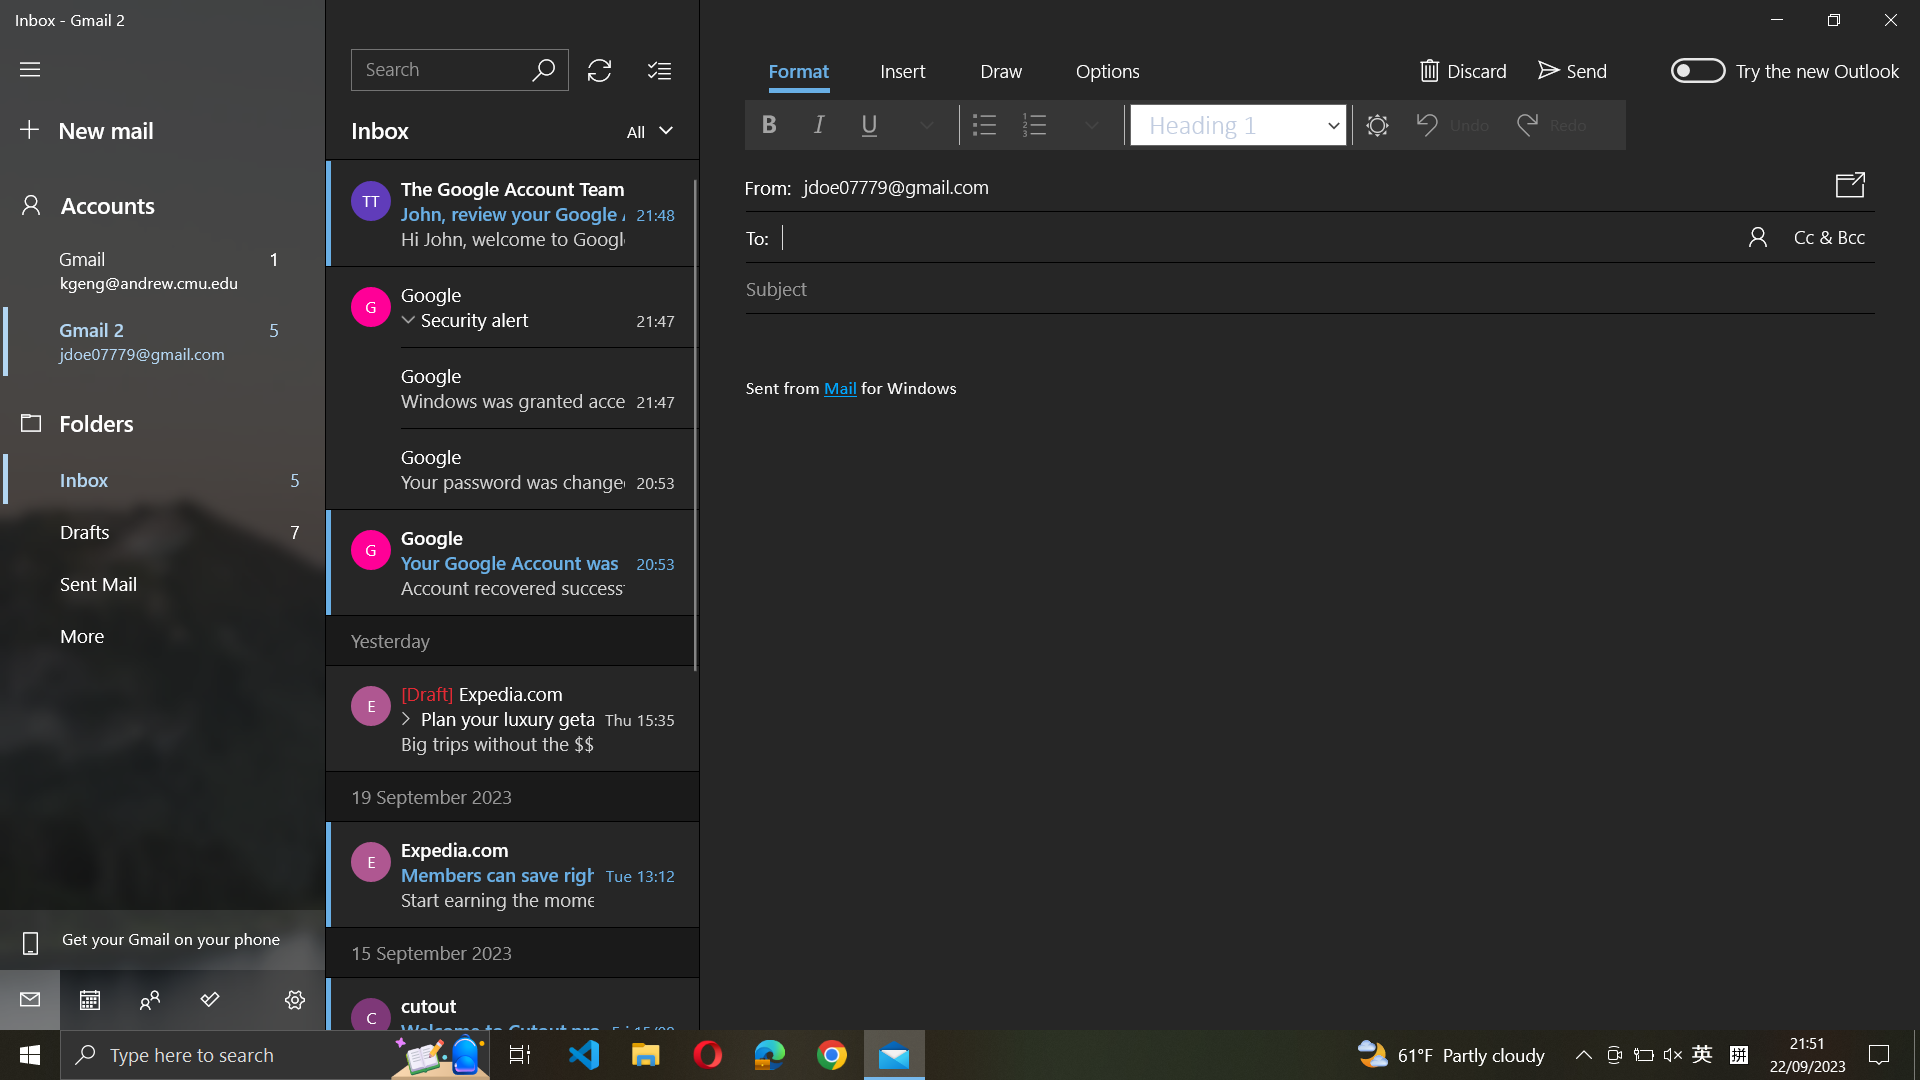 Image resolution: width=1920 pixels, height=1080 pixels. Describe the element at coordinates (1275, 234) in the screenshot. I see `Input the email address "xyz@gmail.com" into the recipient bar` at that location.